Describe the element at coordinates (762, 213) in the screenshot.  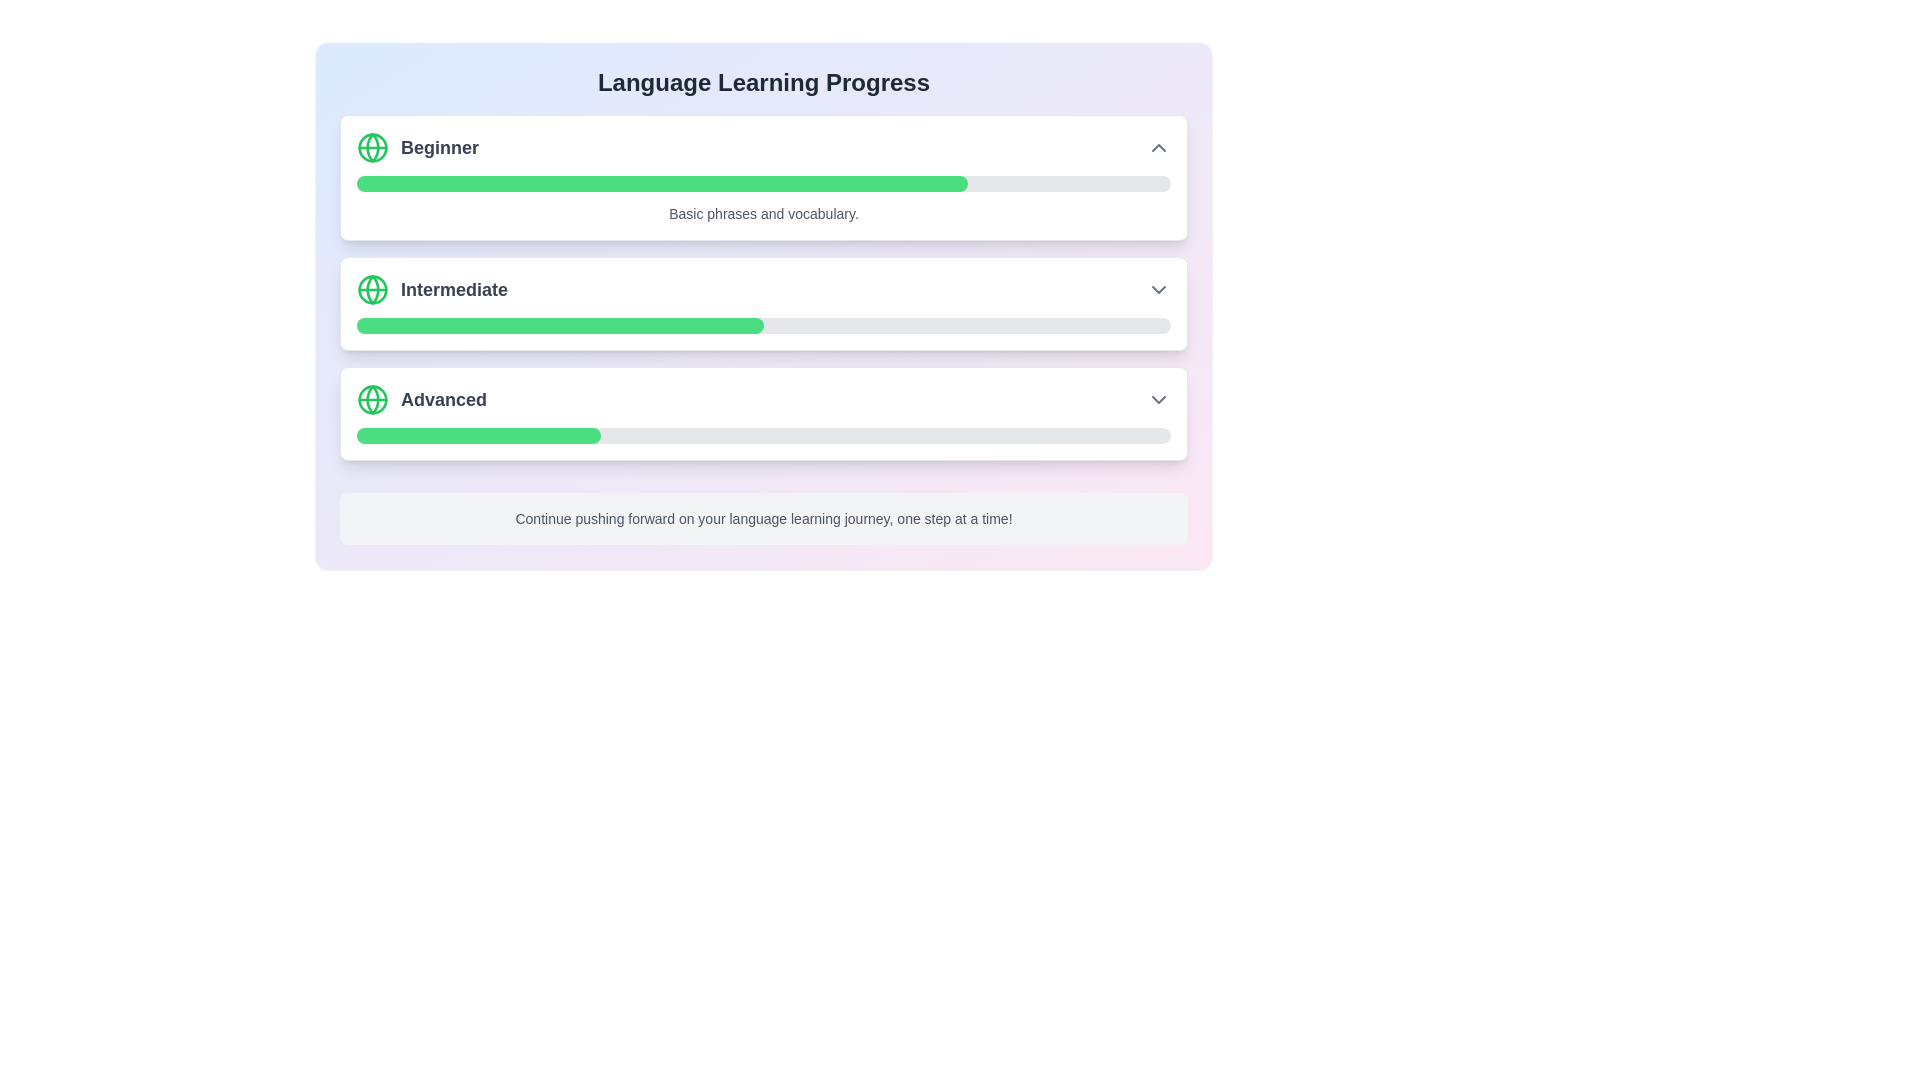
I see `the text element displaying 'Basic phrases and vocabulary.' located at the bottom of the 'Beginner' card` at that location.